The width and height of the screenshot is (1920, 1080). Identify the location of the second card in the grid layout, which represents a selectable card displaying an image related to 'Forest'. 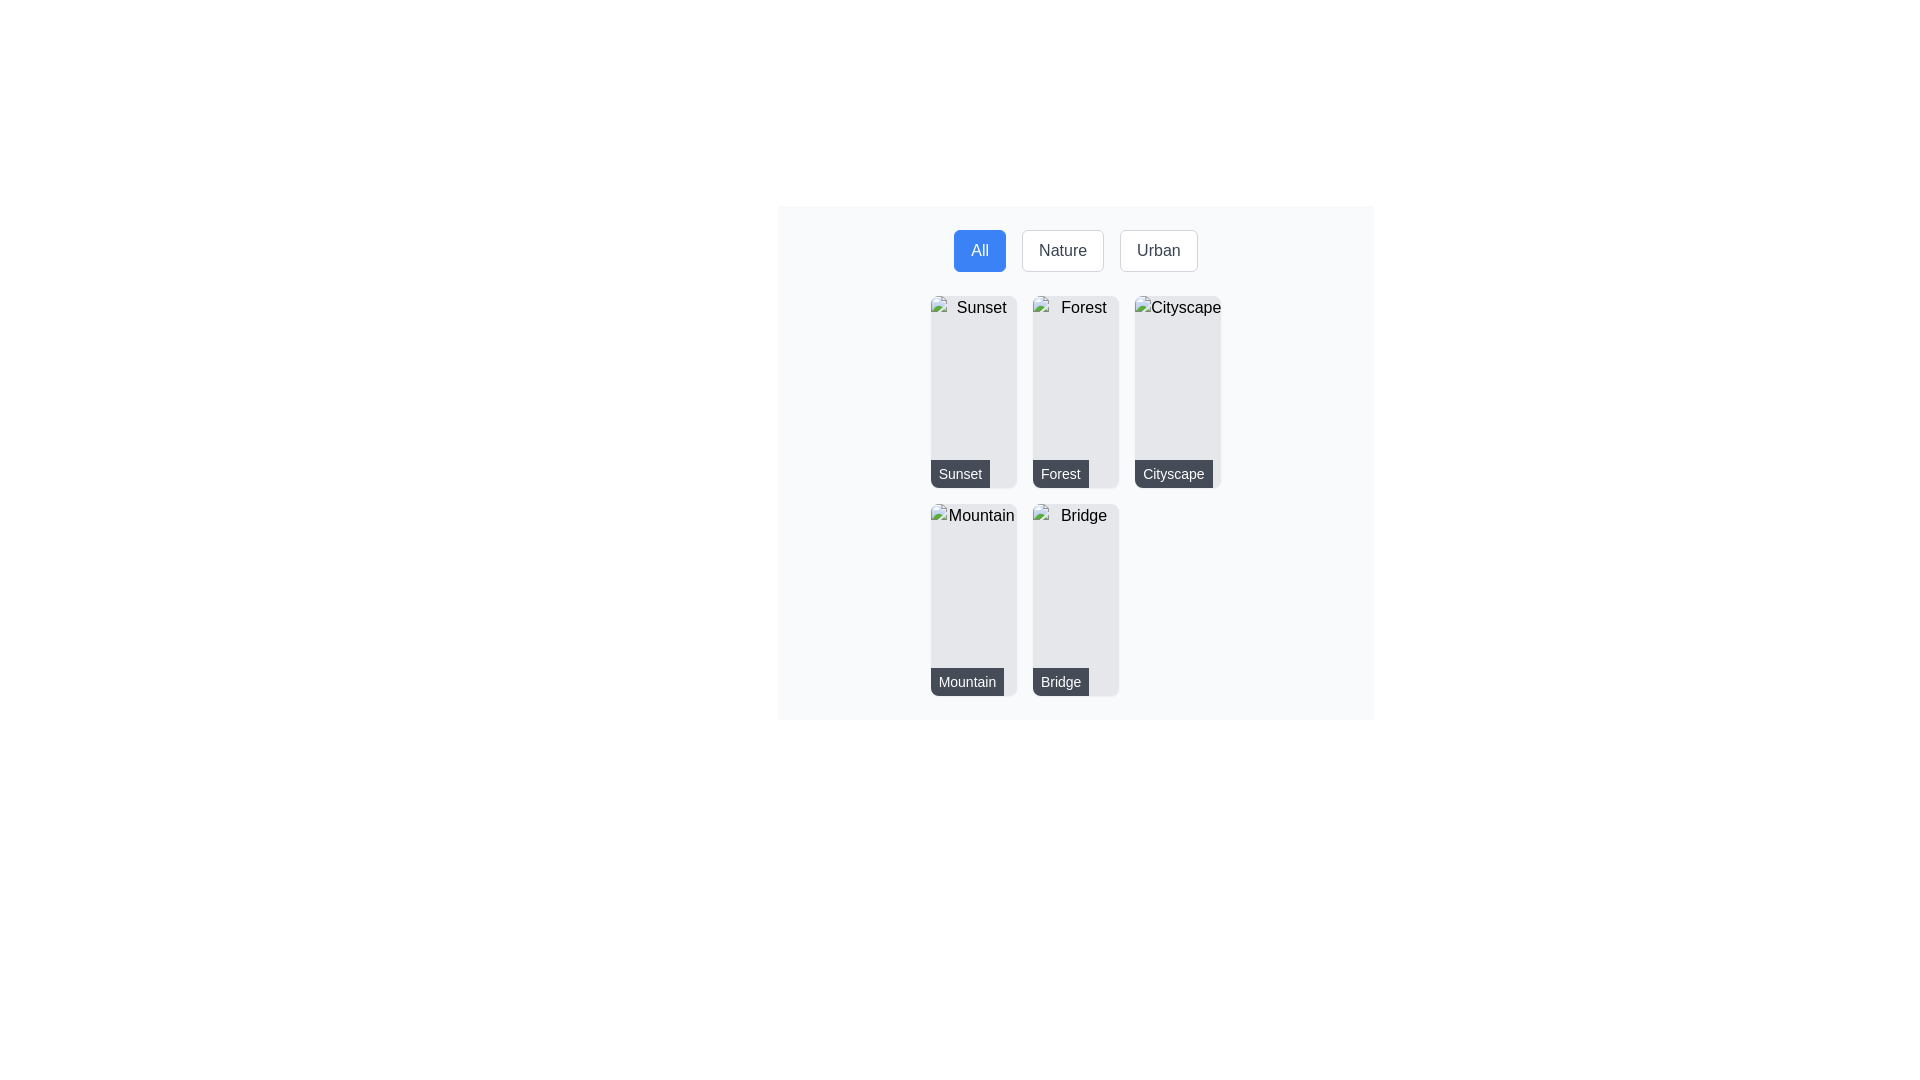
(1074, 462).